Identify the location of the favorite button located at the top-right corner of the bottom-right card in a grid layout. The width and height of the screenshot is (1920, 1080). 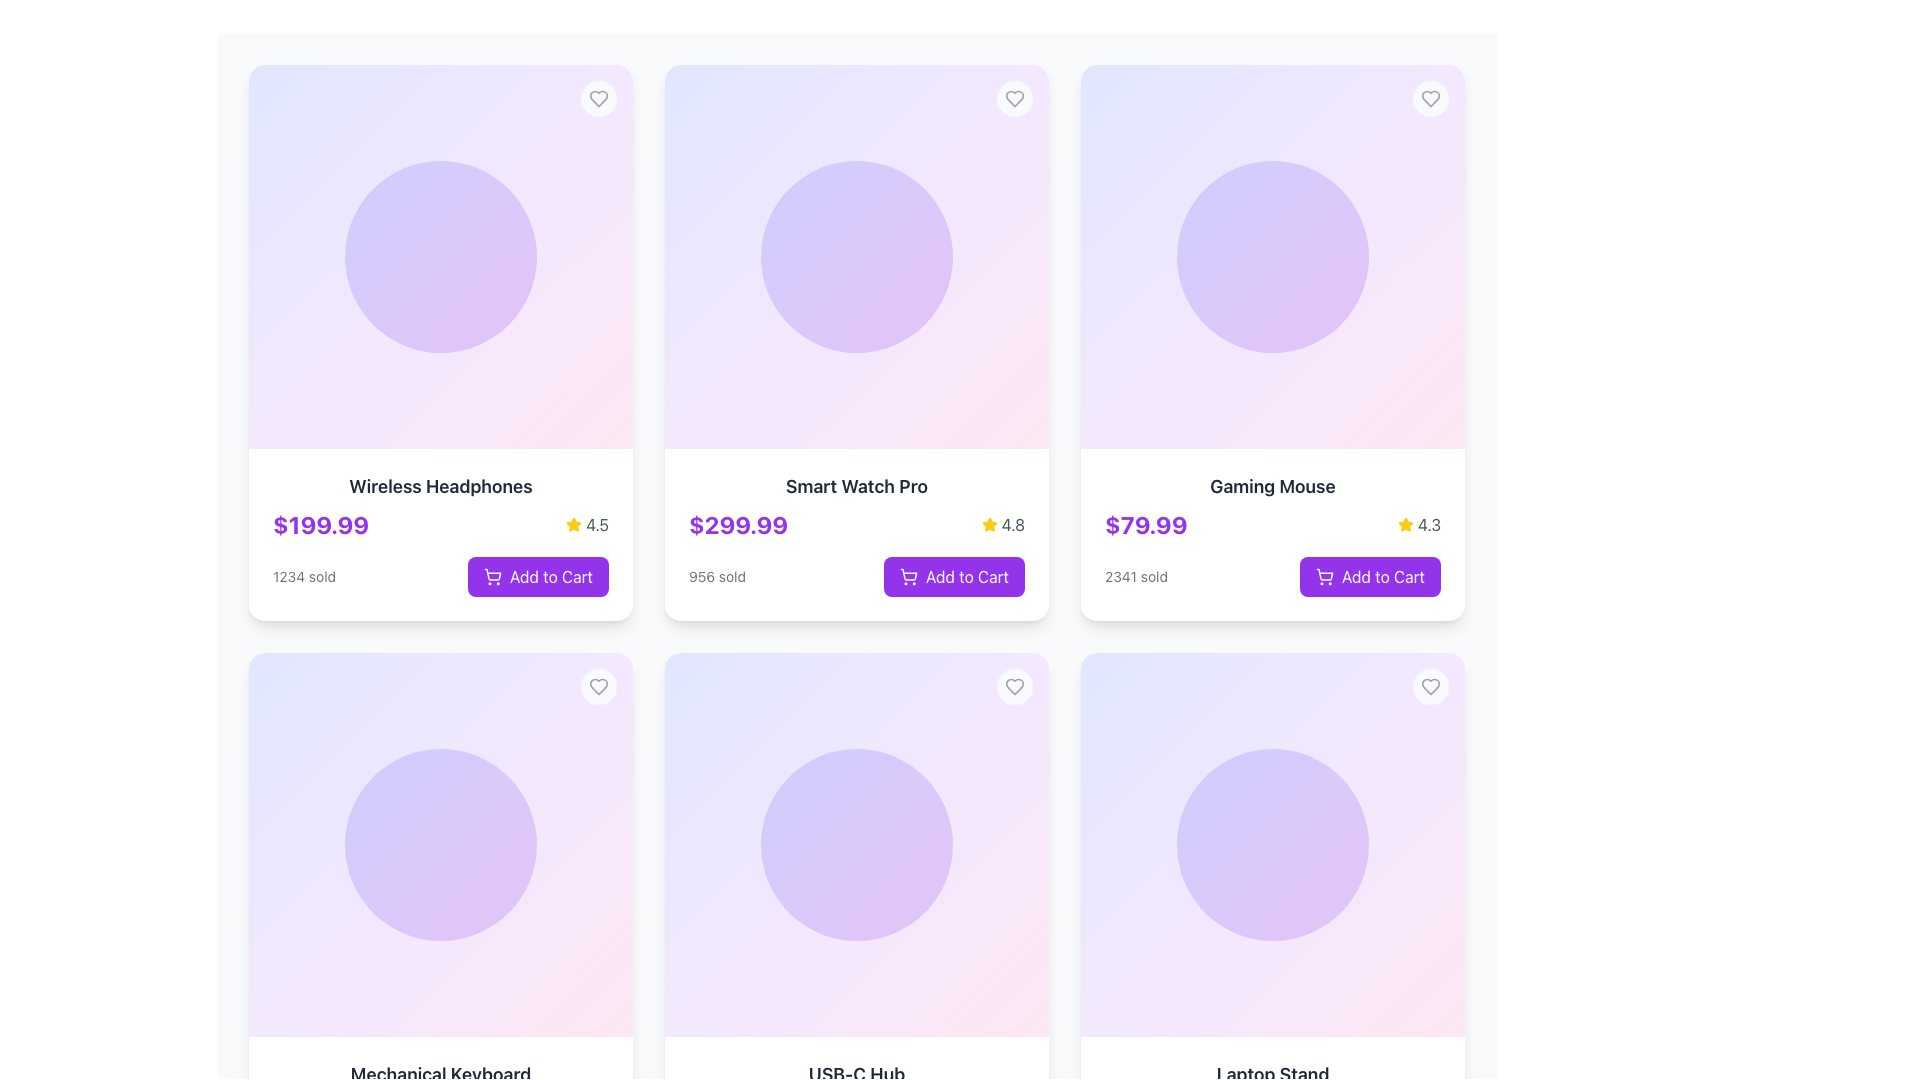
(1429, 685).